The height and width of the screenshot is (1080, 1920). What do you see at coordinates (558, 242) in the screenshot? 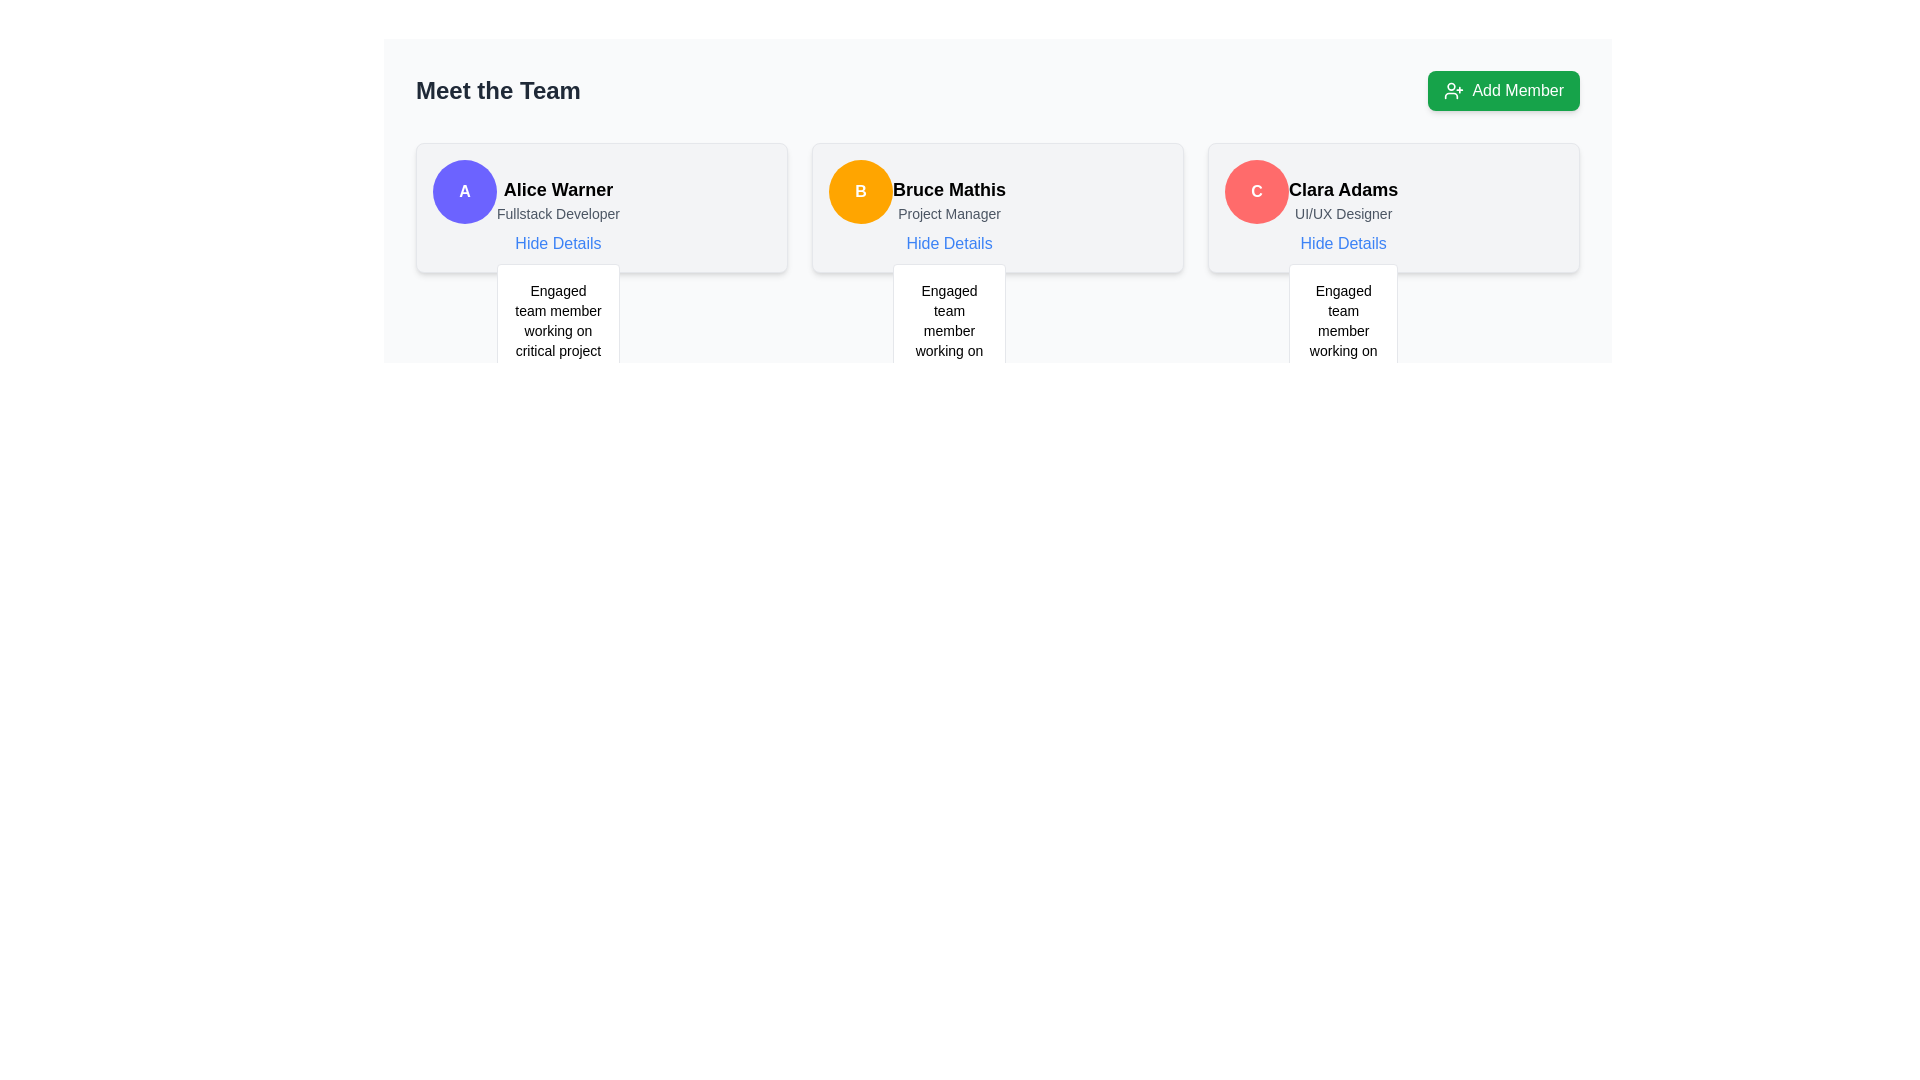
I see `the clickable text link associated with 'Alice Warner'` at bounding box center [558, 242].